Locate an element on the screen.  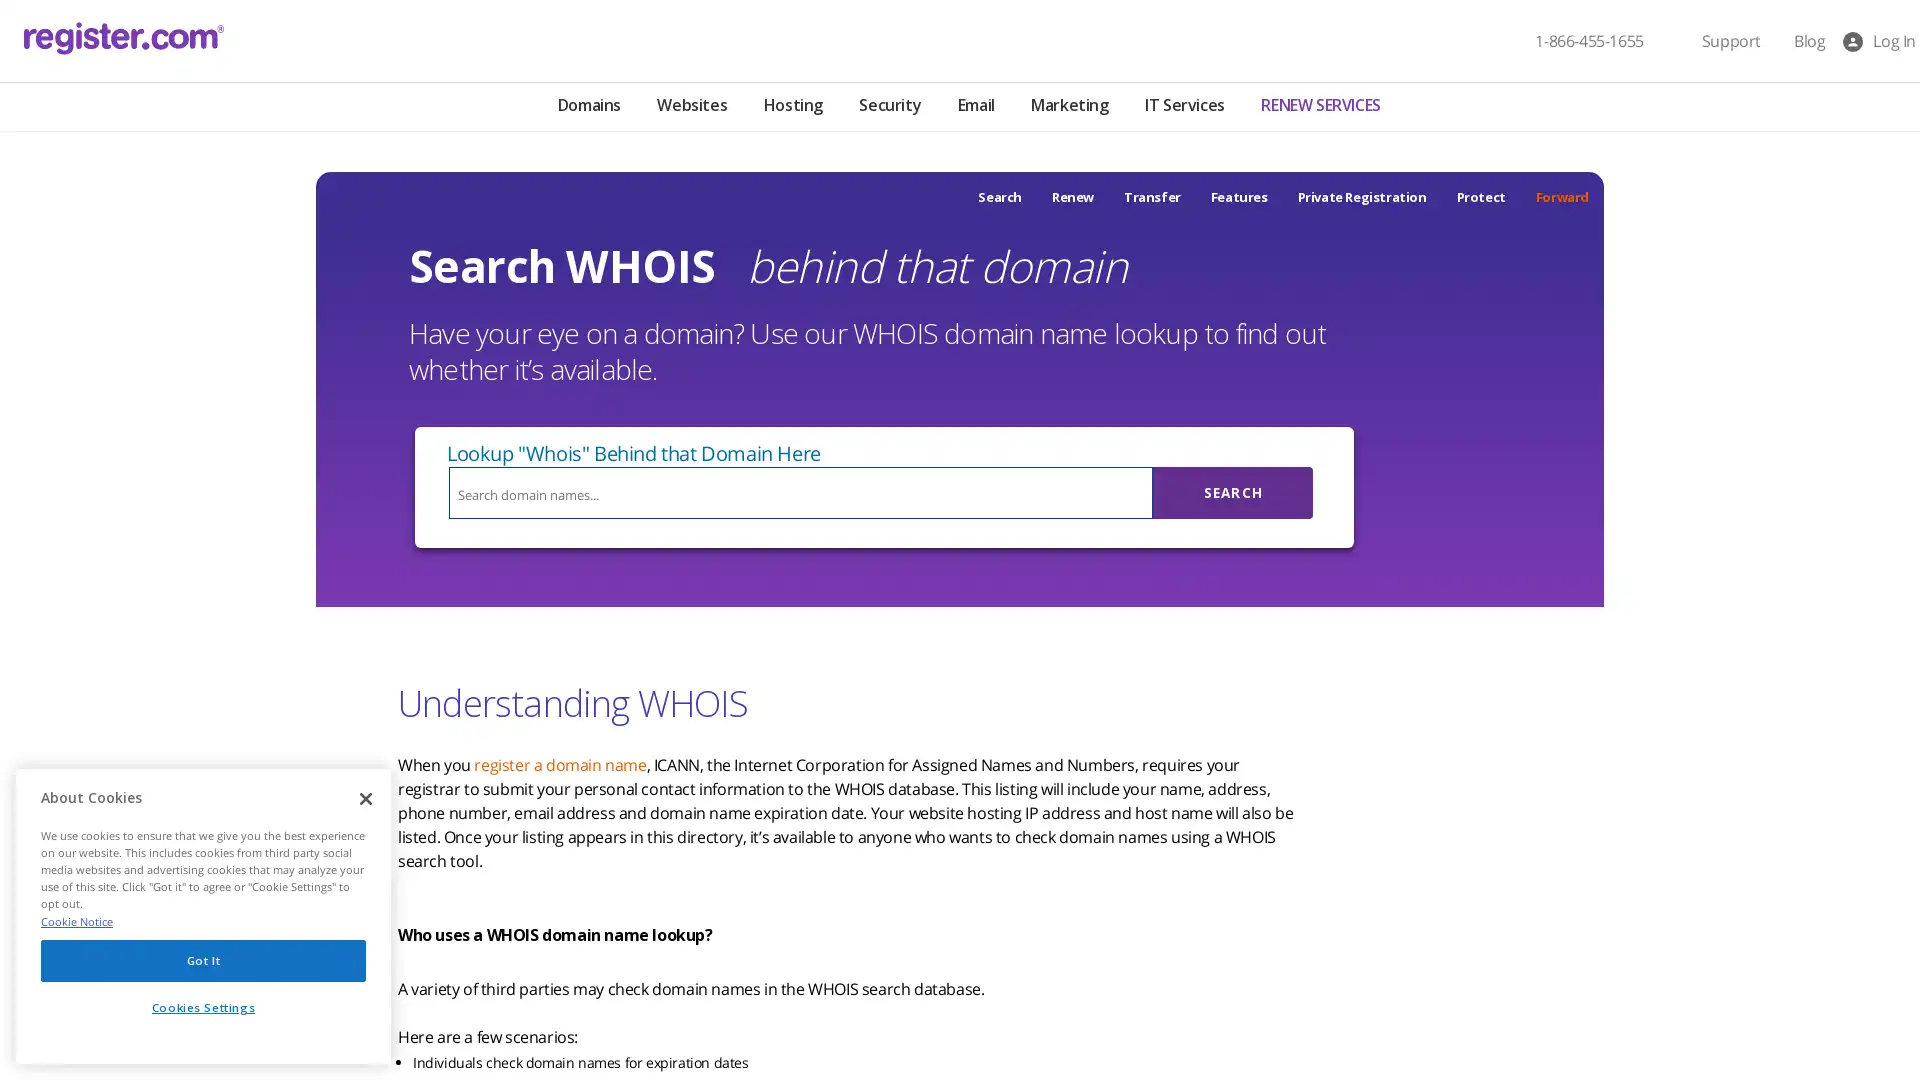
Marketing is located at coordinates (1068, 107).